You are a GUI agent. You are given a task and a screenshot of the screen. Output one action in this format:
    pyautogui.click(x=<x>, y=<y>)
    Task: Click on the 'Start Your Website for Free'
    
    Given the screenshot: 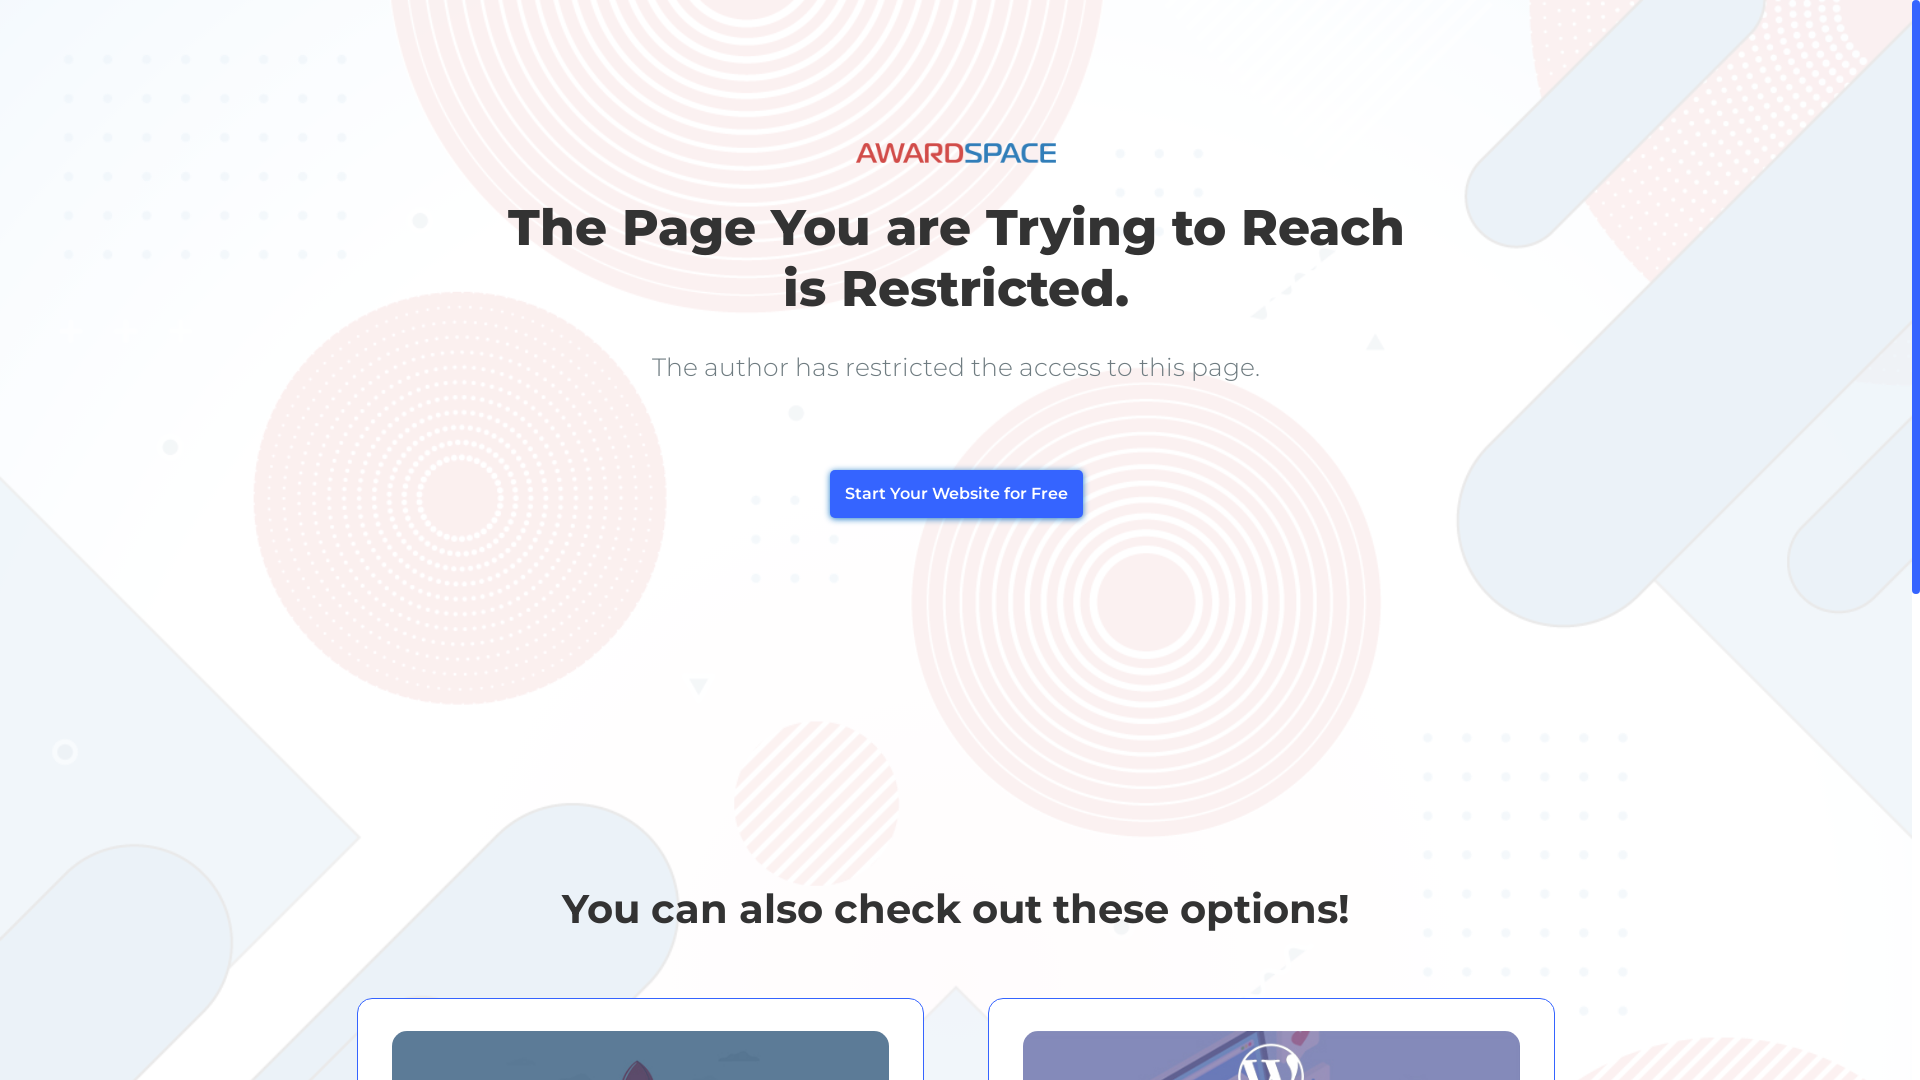 What is the action you would take?
    pyautogui.click(x=955, y=493)
    